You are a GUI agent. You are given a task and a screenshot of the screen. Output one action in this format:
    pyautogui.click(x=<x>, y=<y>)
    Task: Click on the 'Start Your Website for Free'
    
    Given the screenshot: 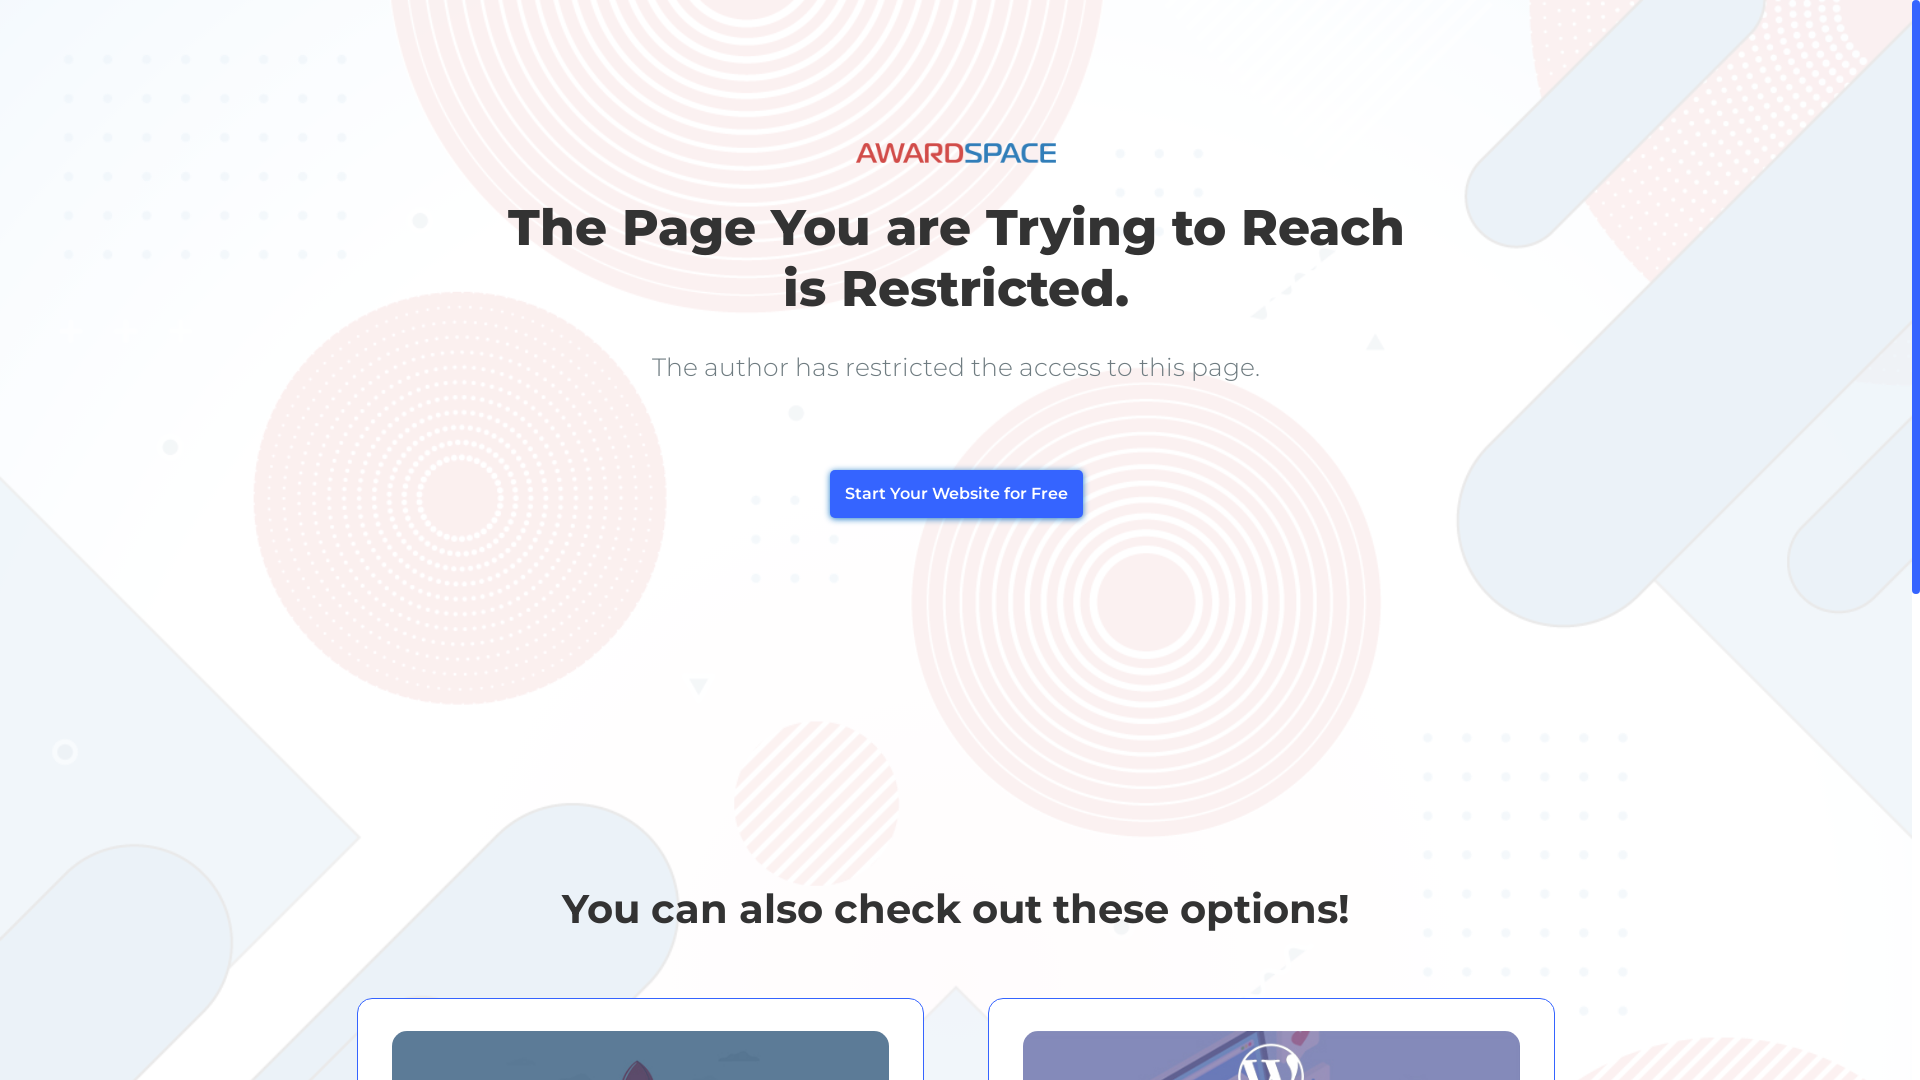 What is the action you would take?
    pyautogui.click(x=955, y=493)
    